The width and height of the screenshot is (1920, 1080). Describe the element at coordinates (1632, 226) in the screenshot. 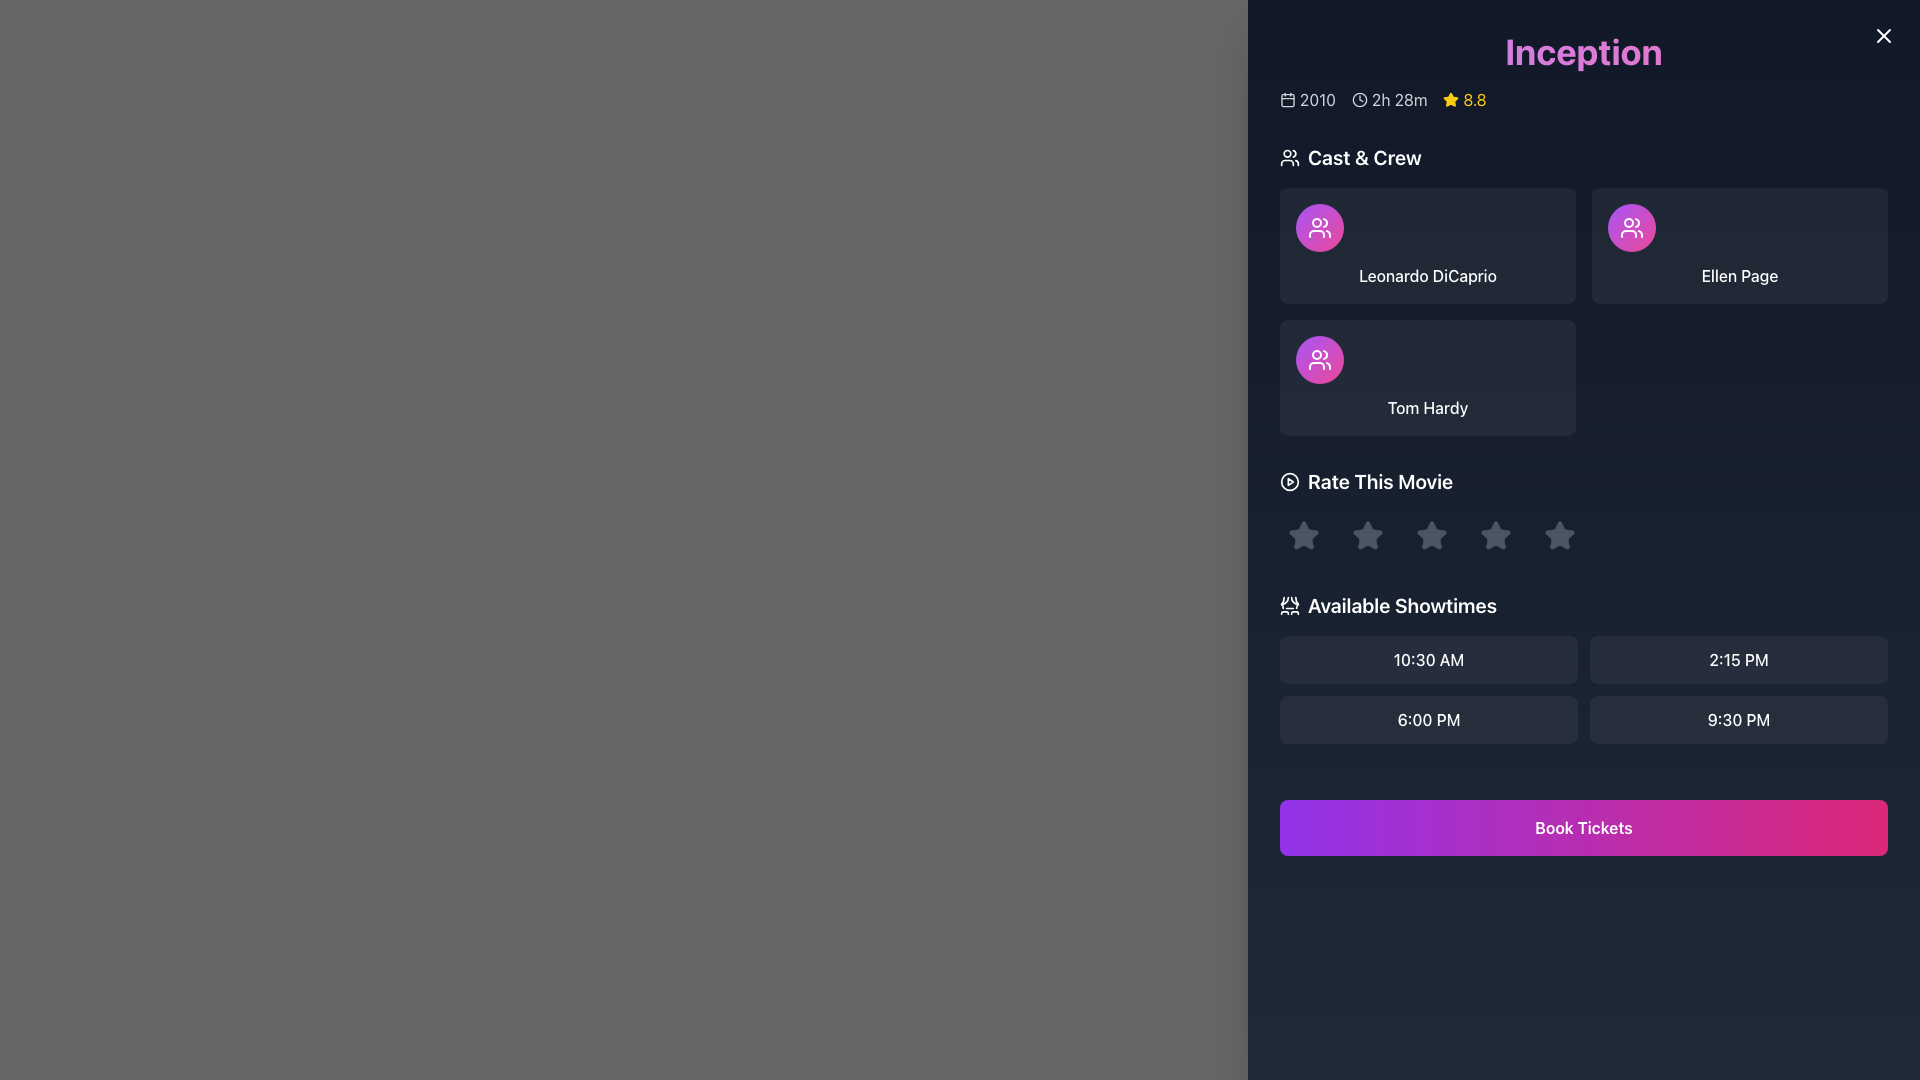

I see `details associated with the circular icon featuring a gradient background and a white outline of two people, located above the text 'Ellen Page' in the 'Cast & Crew' section` at that location.